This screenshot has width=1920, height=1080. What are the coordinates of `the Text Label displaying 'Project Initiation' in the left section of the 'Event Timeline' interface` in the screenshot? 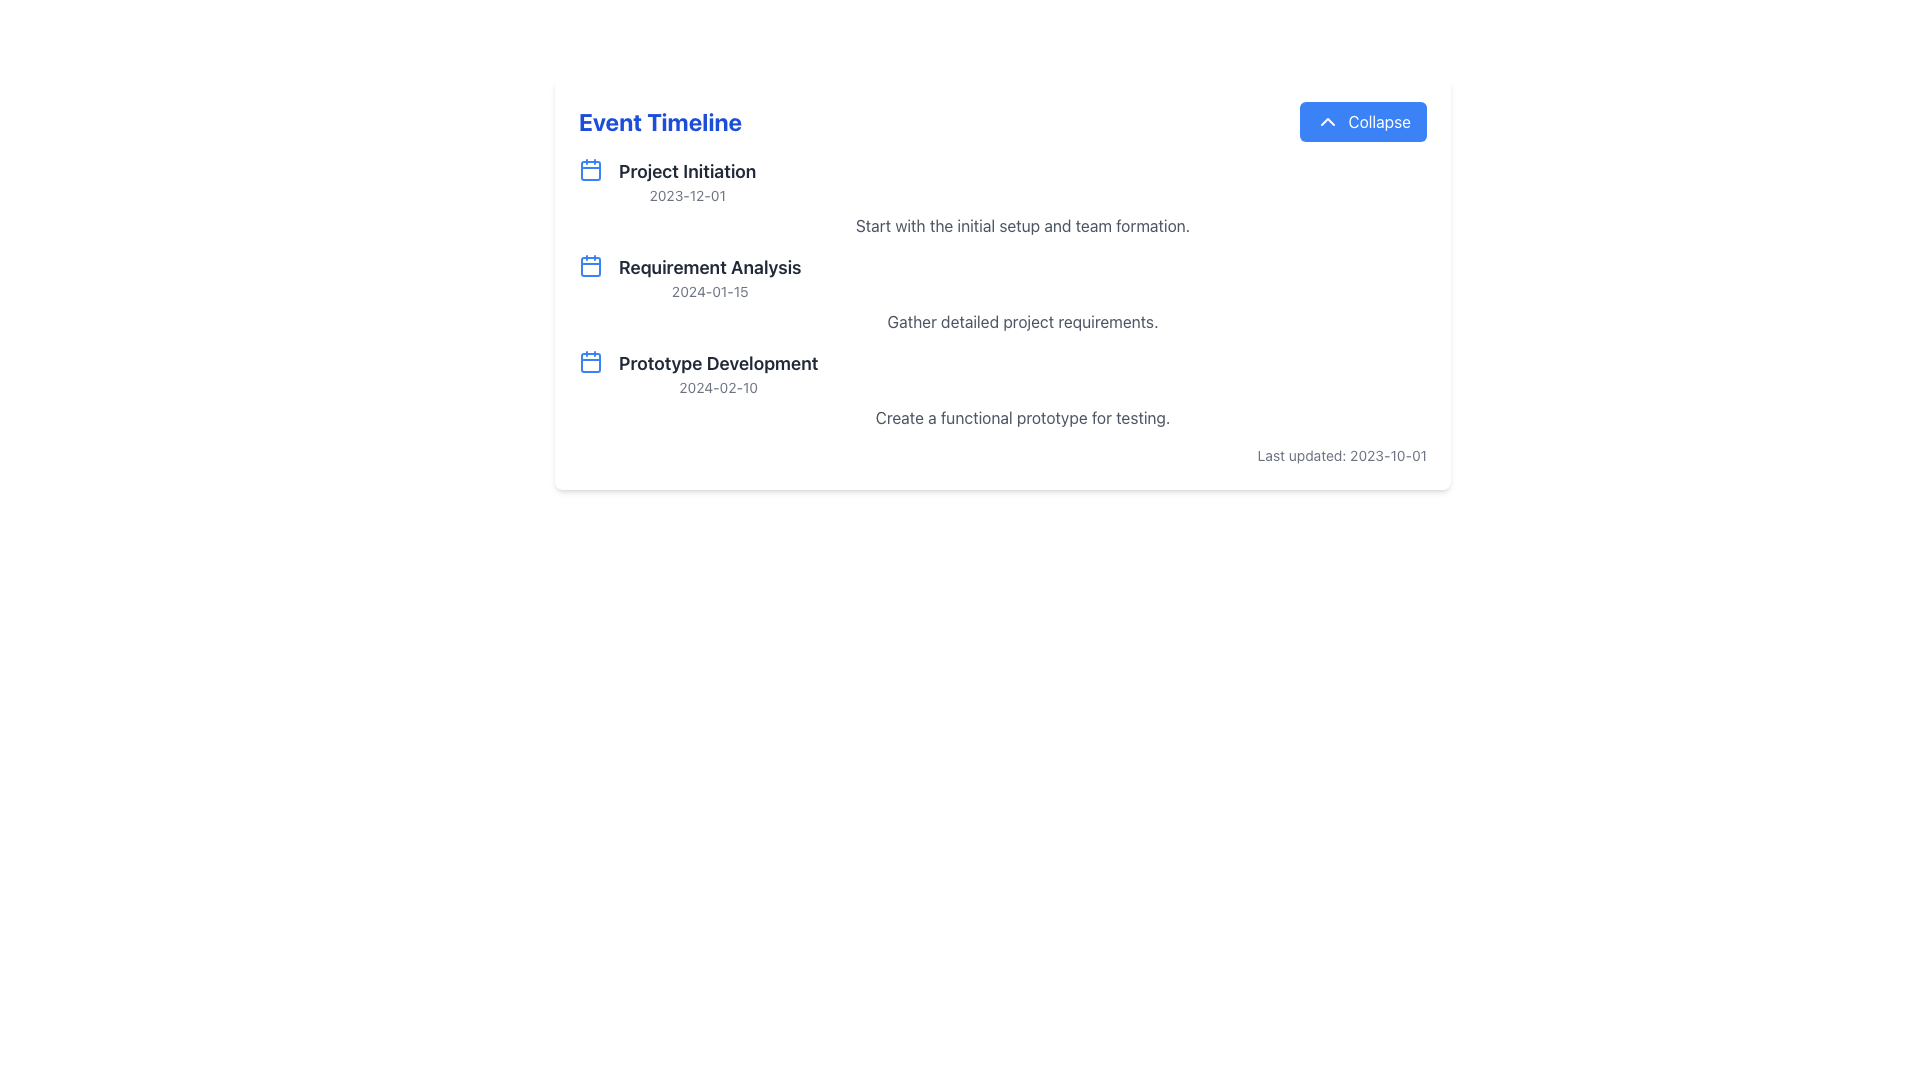 It's located at (687, 171).